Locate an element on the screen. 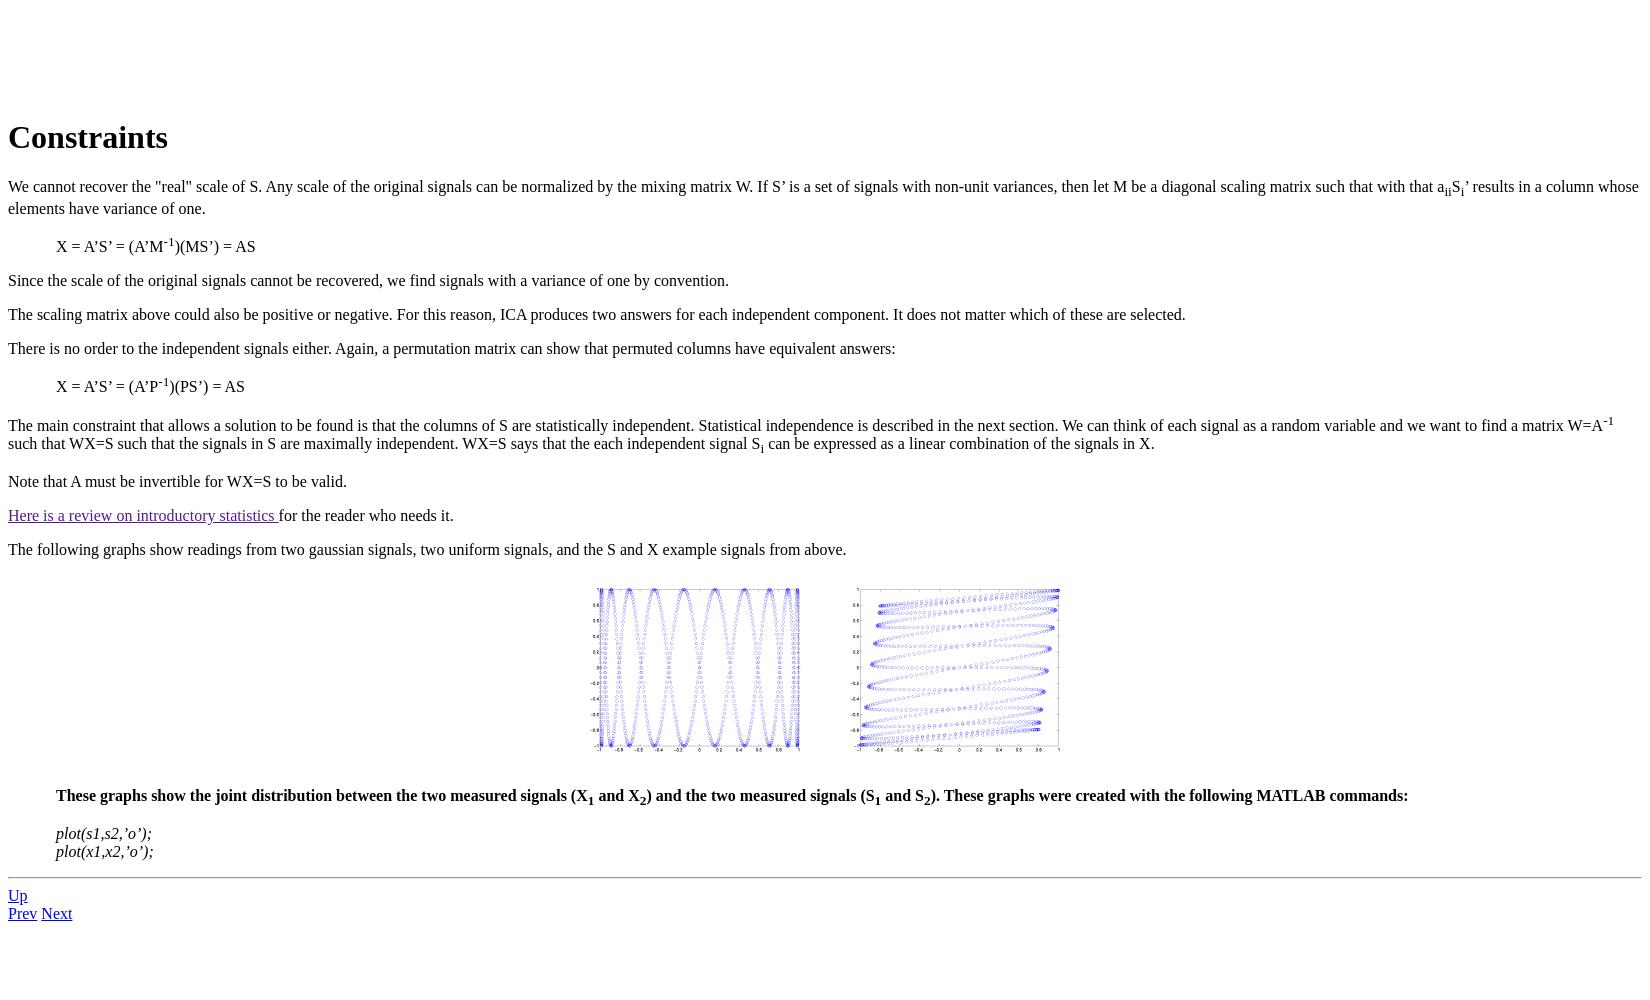 The image size is (1650, 1000). 'for the reader who needs it.' is located at coordinates (365, 515).